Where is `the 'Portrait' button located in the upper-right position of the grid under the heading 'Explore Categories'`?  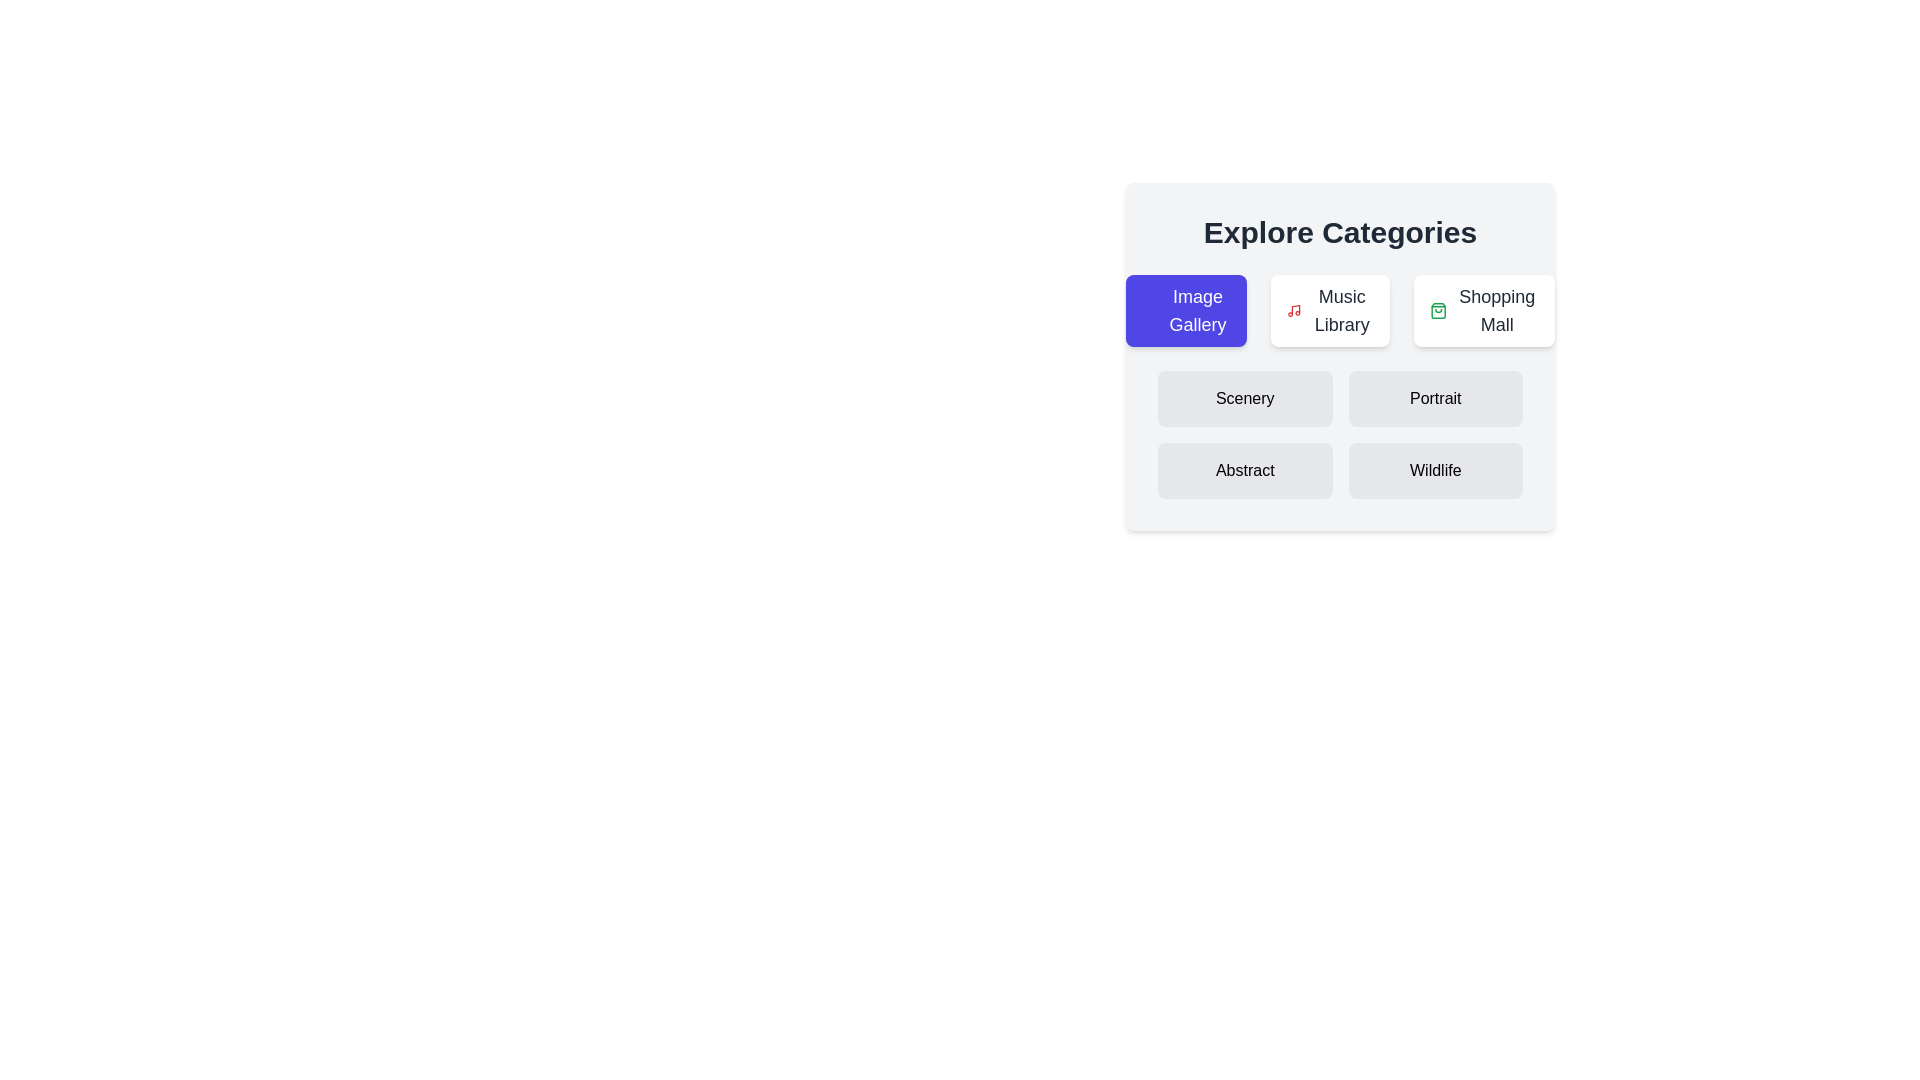
the 'Portrait' button located in the upper-right position of the grid under the heading 'Explore Categories' is located at coordinates (1434, 398).